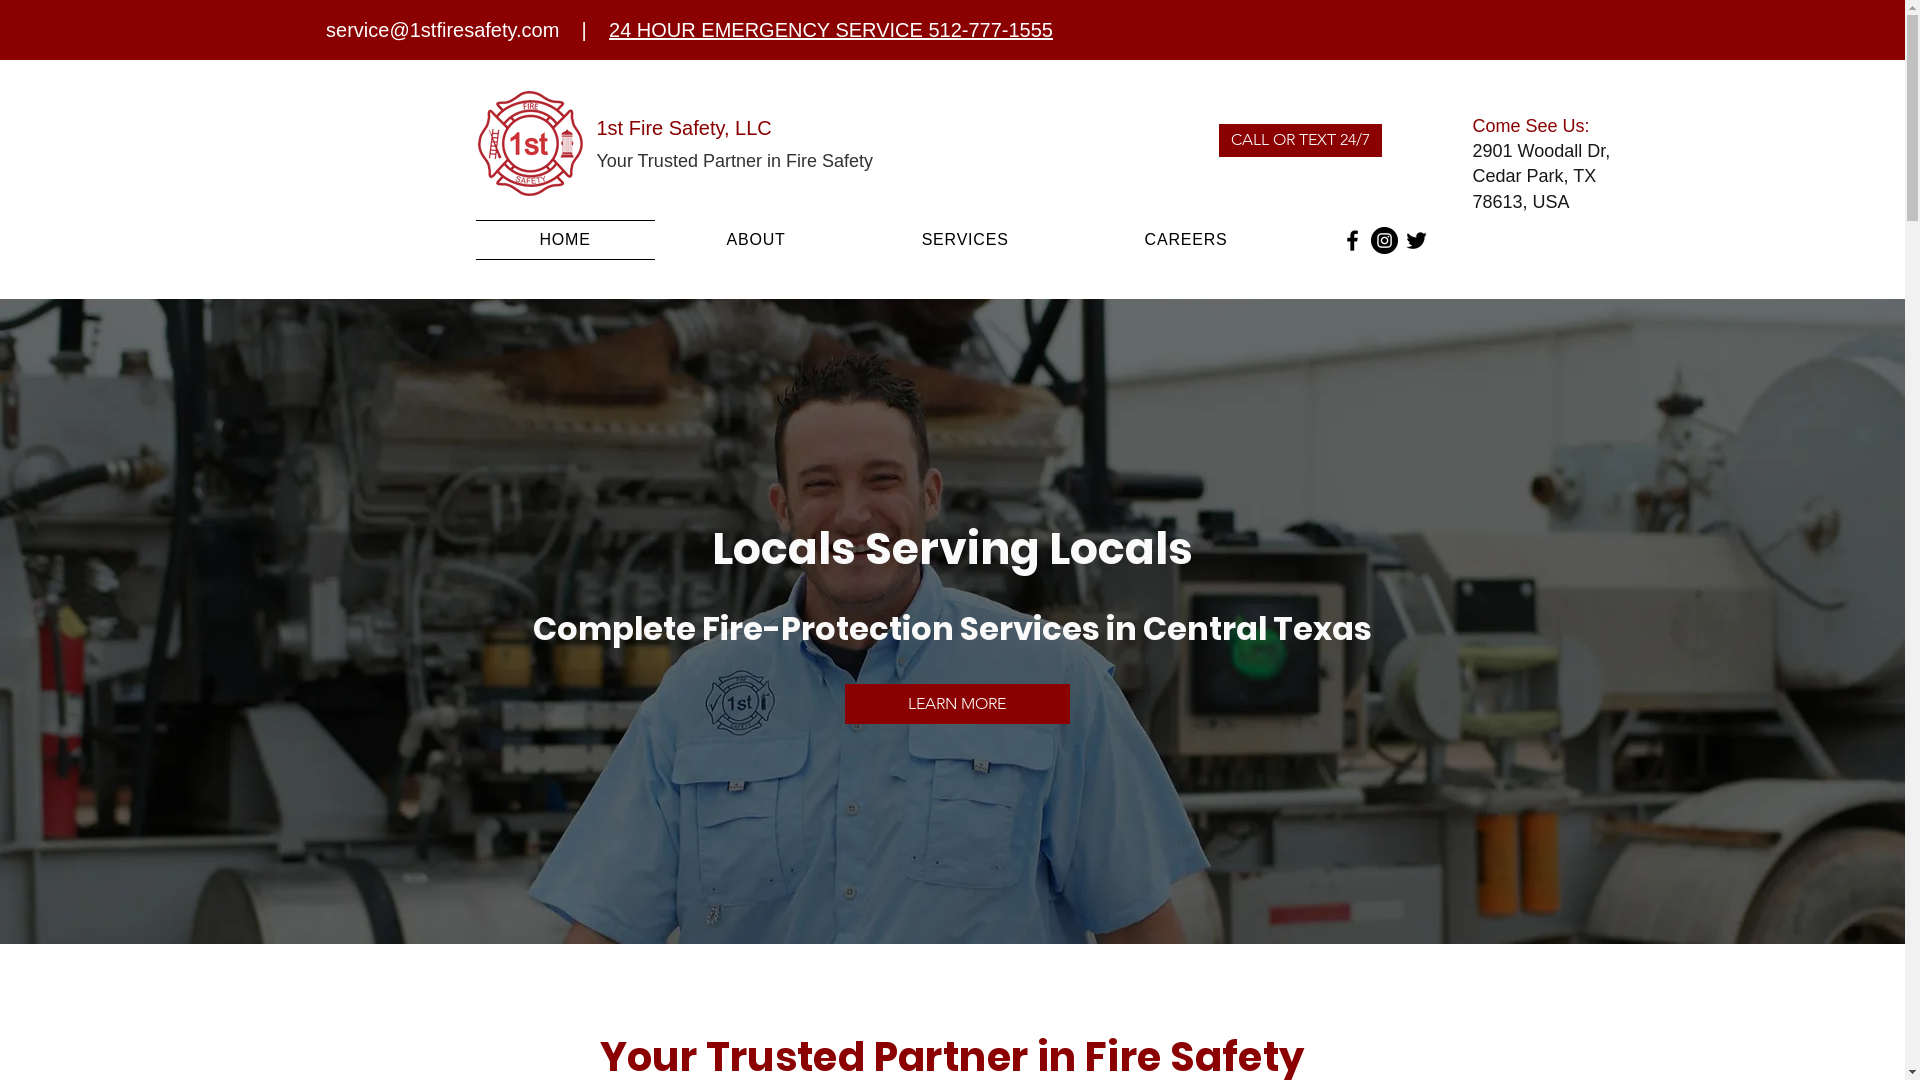  Describe the element at coordinates (965, 238) in the screenshot. I see `'SERVICES'` at that location.